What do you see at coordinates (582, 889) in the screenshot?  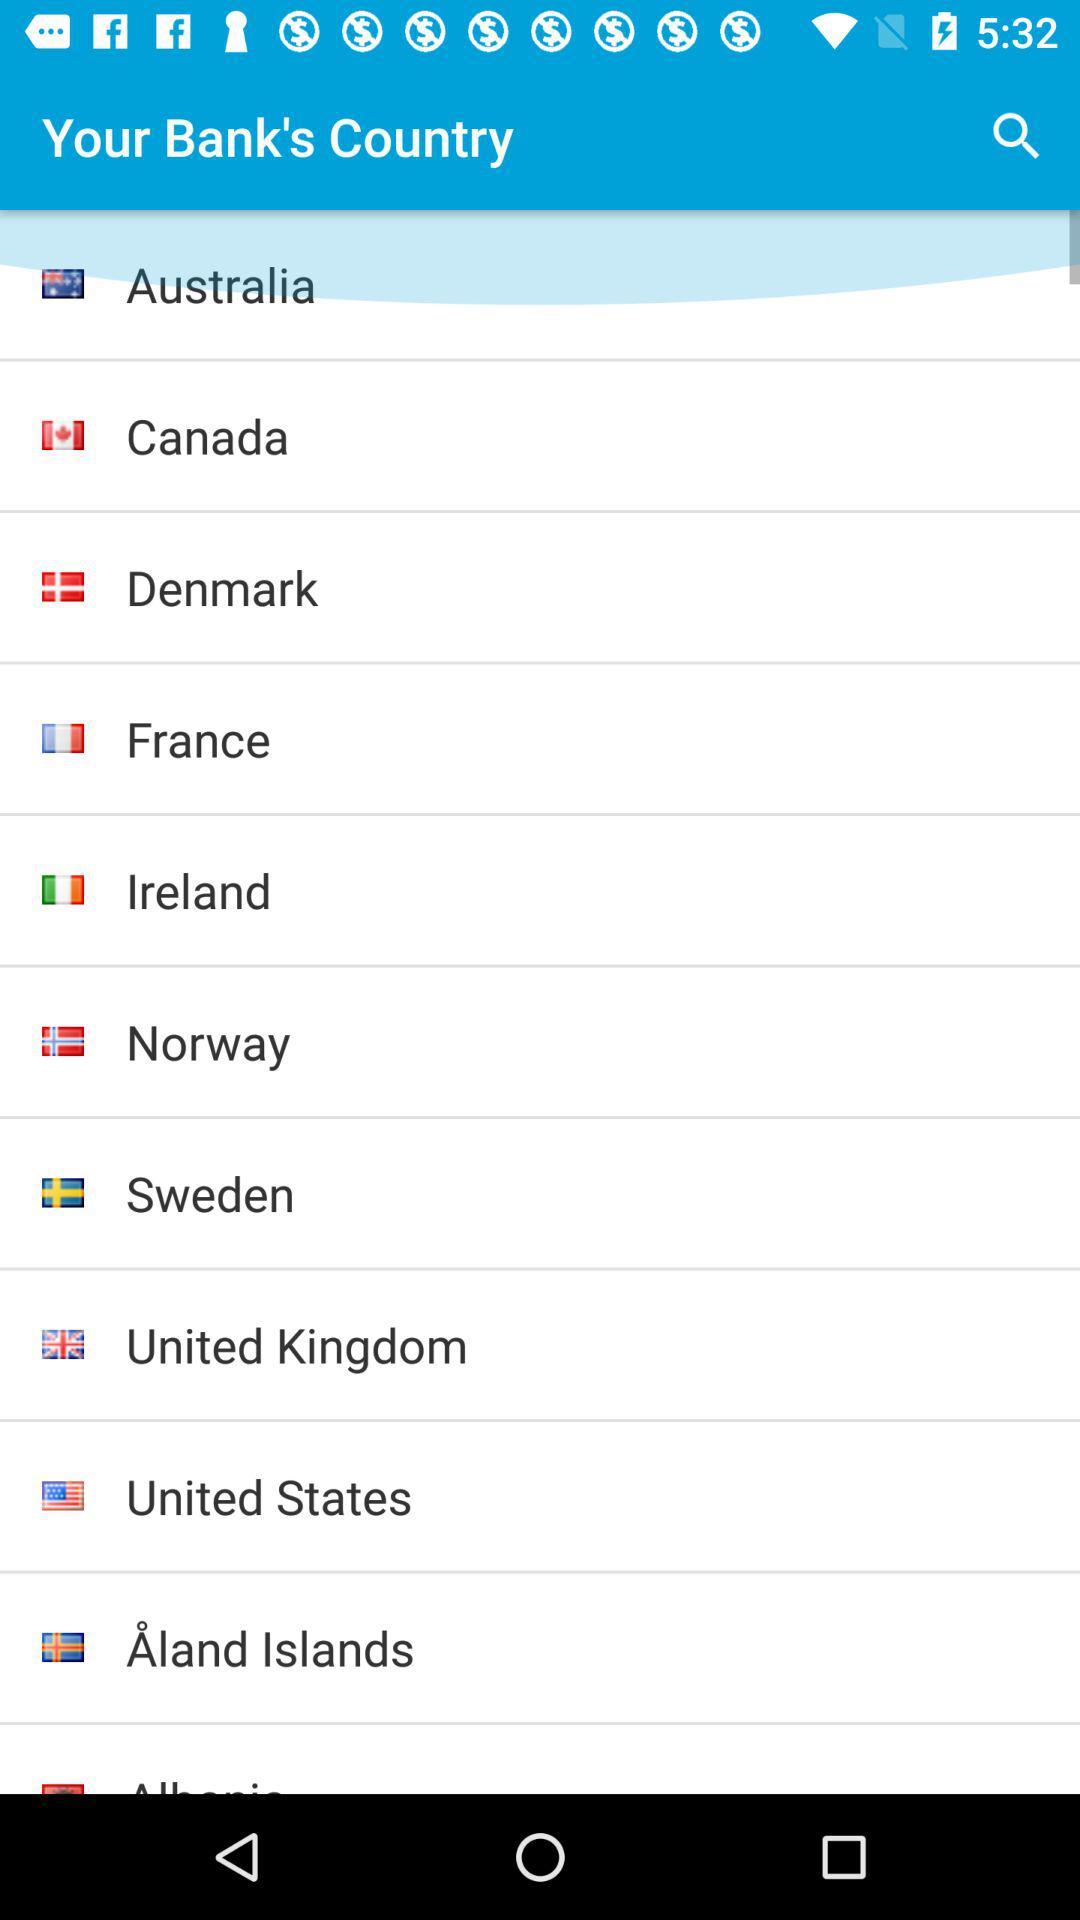 I see `the ireland icon` at bounding box center [582, 889].